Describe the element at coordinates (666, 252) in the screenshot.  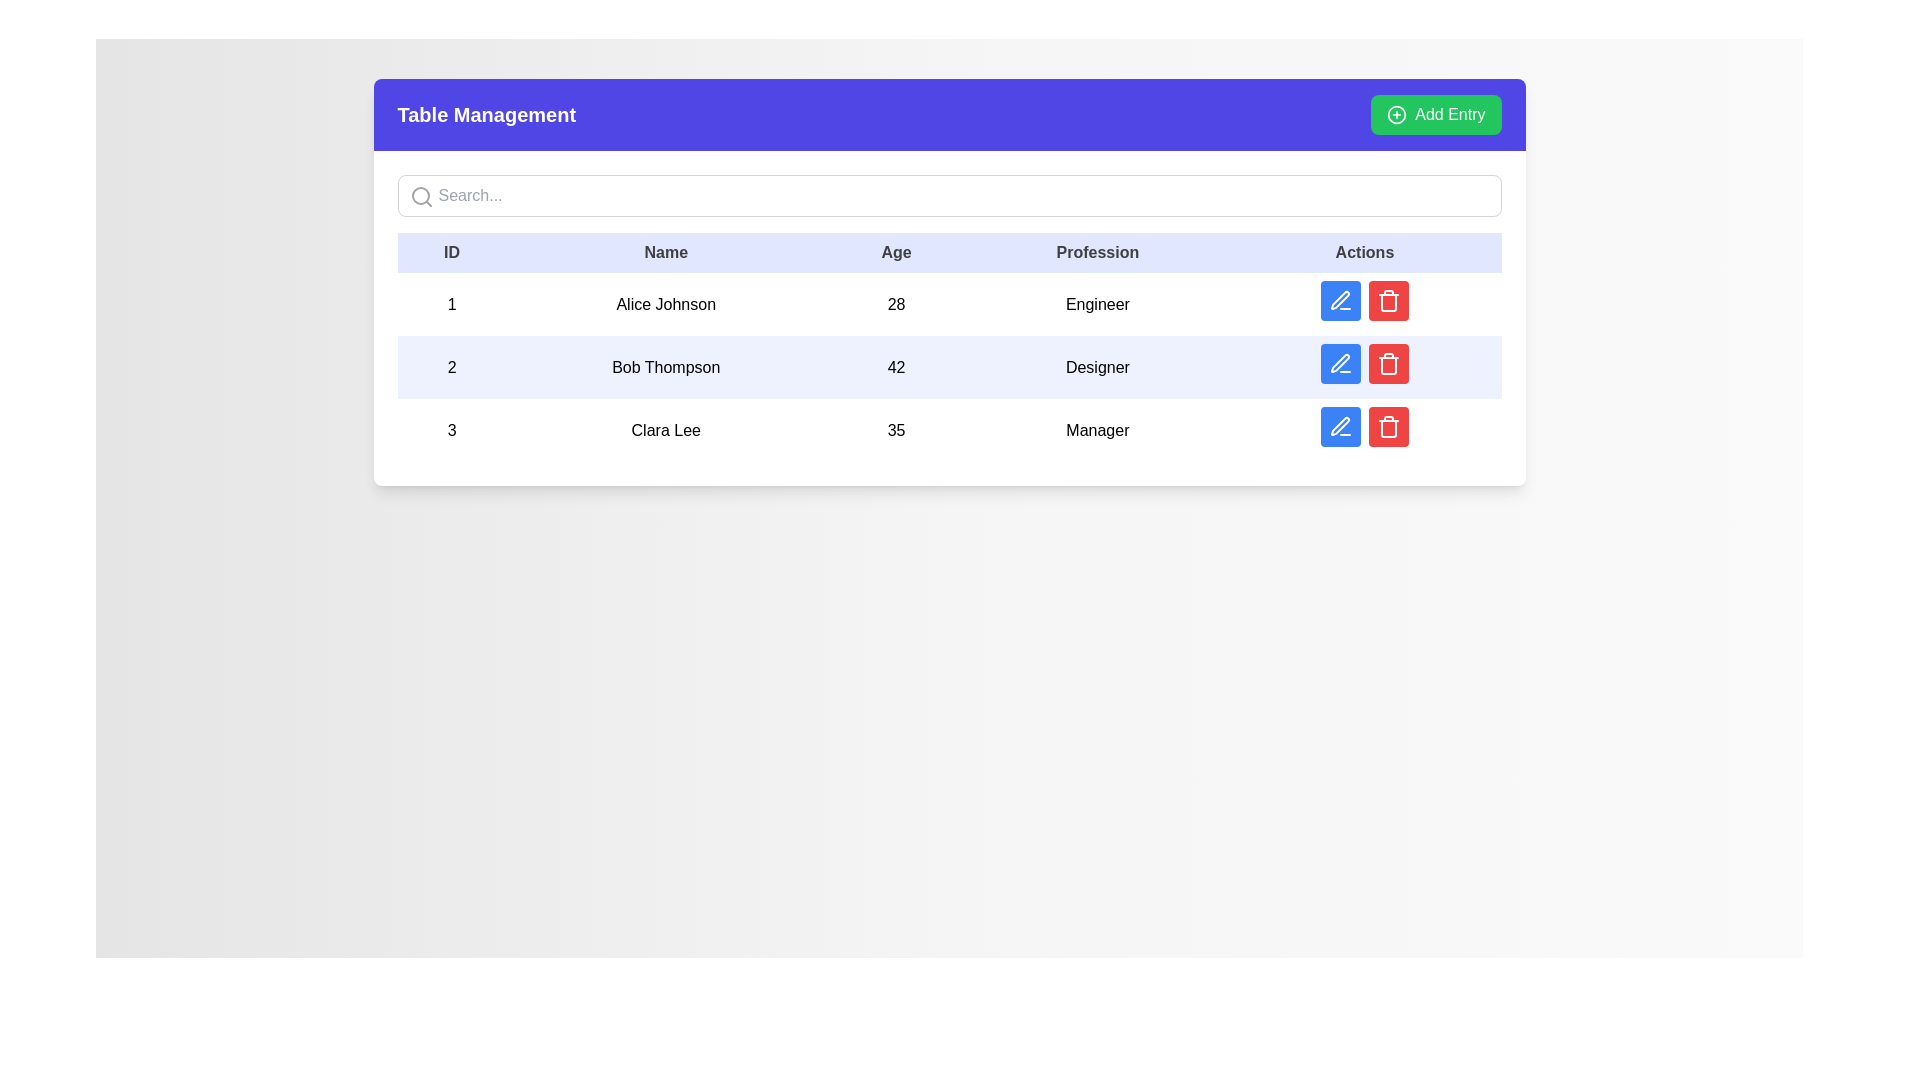
I see `the 'Name' column header in the table, which is the second column header located between the 'ID' and 'Age' headers` at that location.